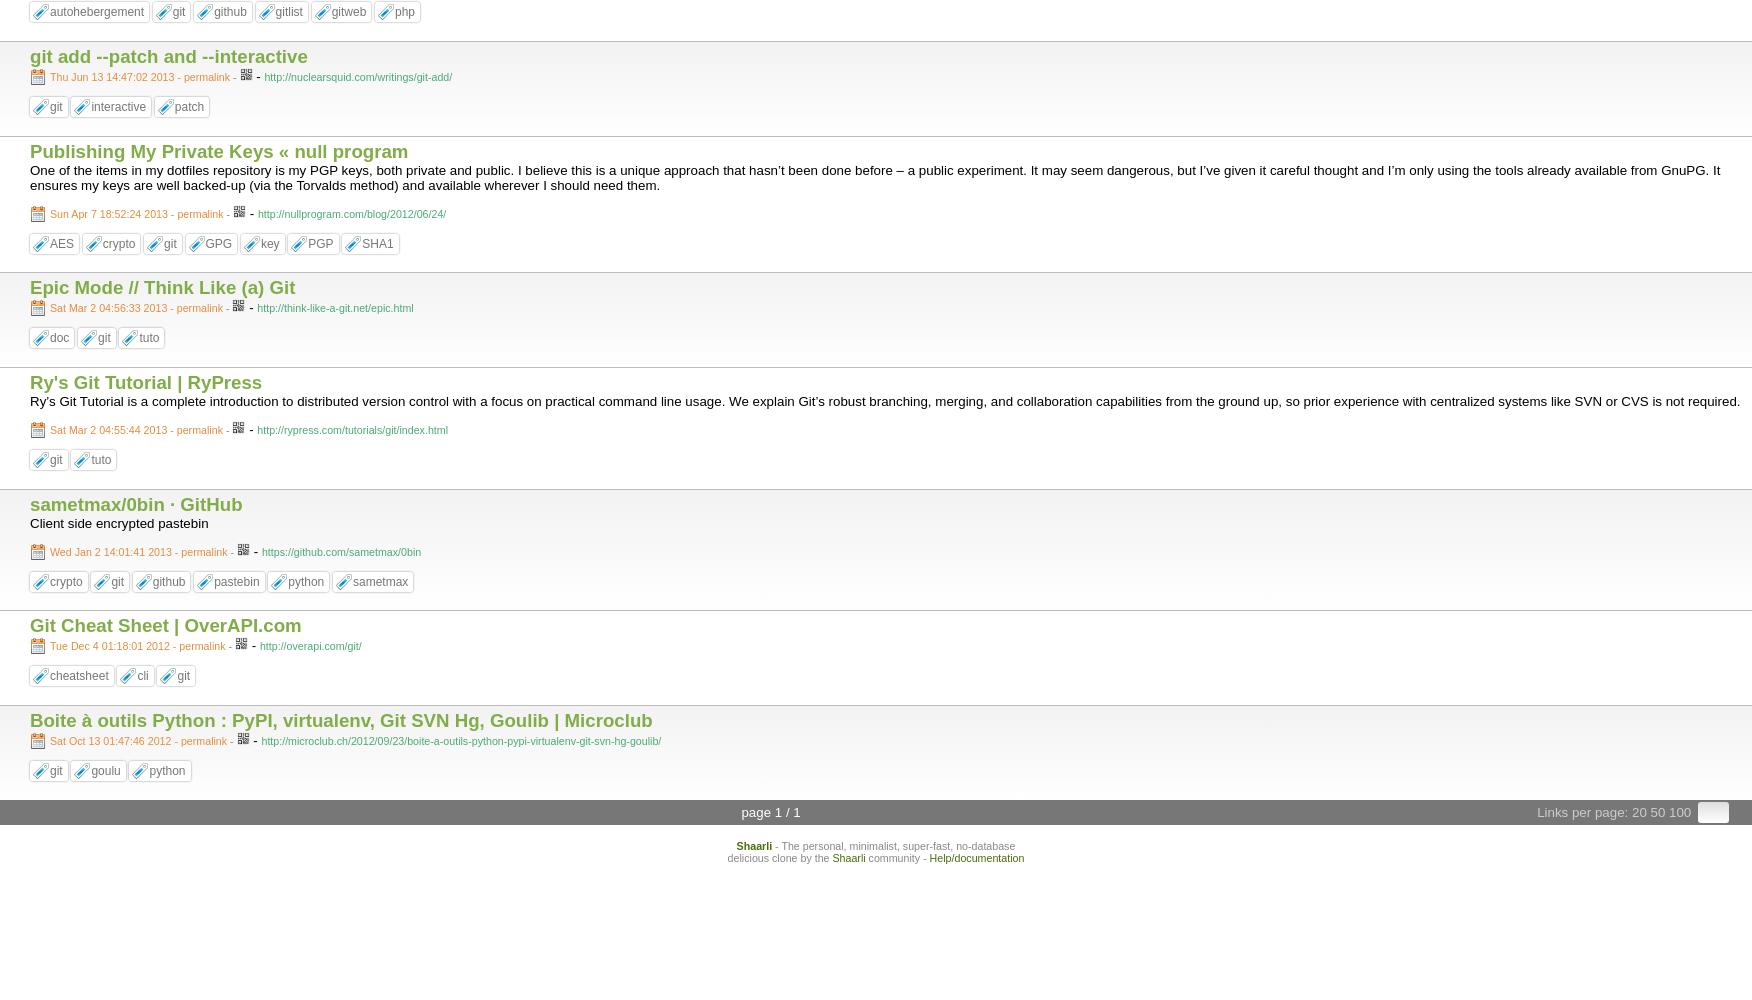 This screenshot has width=1752, height=1000. What do you see at coordinates (137, 739) in the screenshot?
I see `'Sat Oct 13 01:47:46 2012 - permalink'` at bounding box center [137, 739].